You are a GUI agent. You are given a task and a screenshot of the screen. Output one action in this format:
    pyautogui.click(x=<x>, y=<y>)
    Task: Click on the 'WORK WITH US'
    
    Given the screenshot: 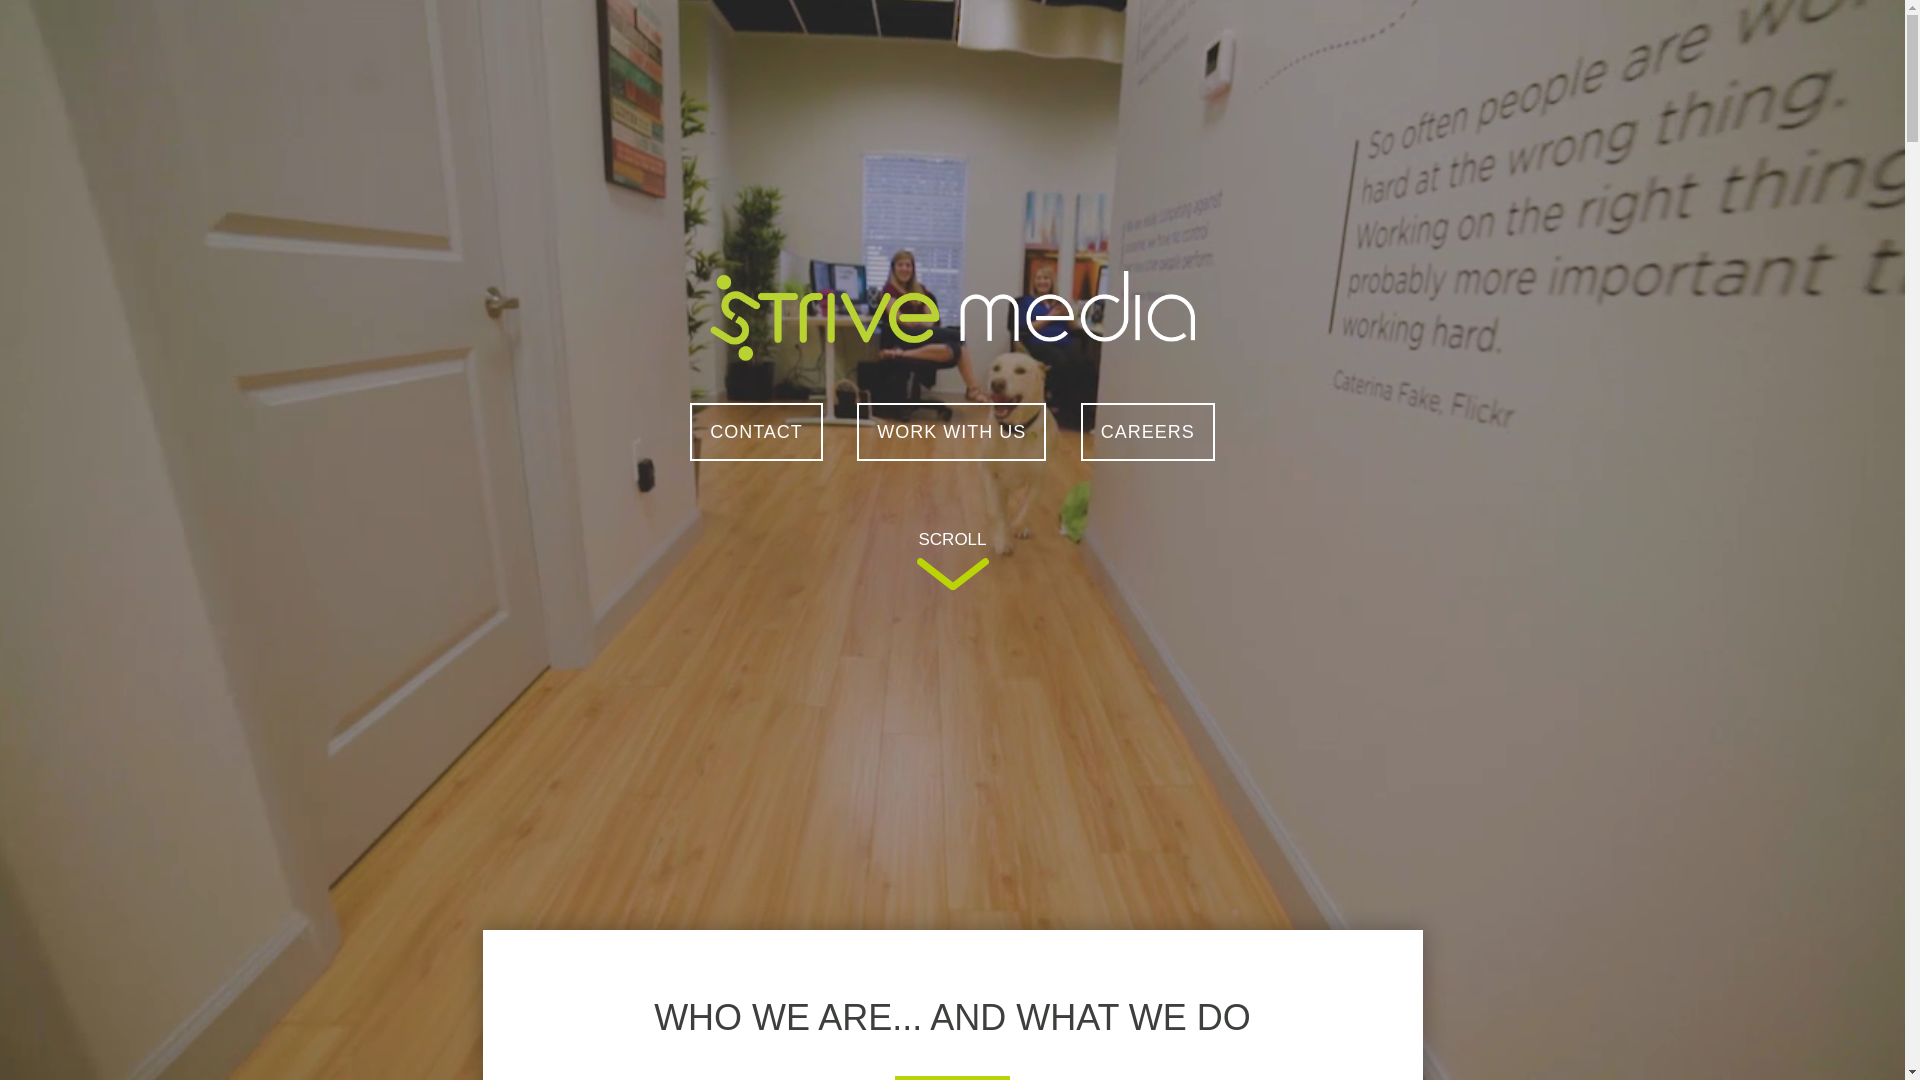 What is the action you would take?
    pyautogui.click(x=950, y=431)
    